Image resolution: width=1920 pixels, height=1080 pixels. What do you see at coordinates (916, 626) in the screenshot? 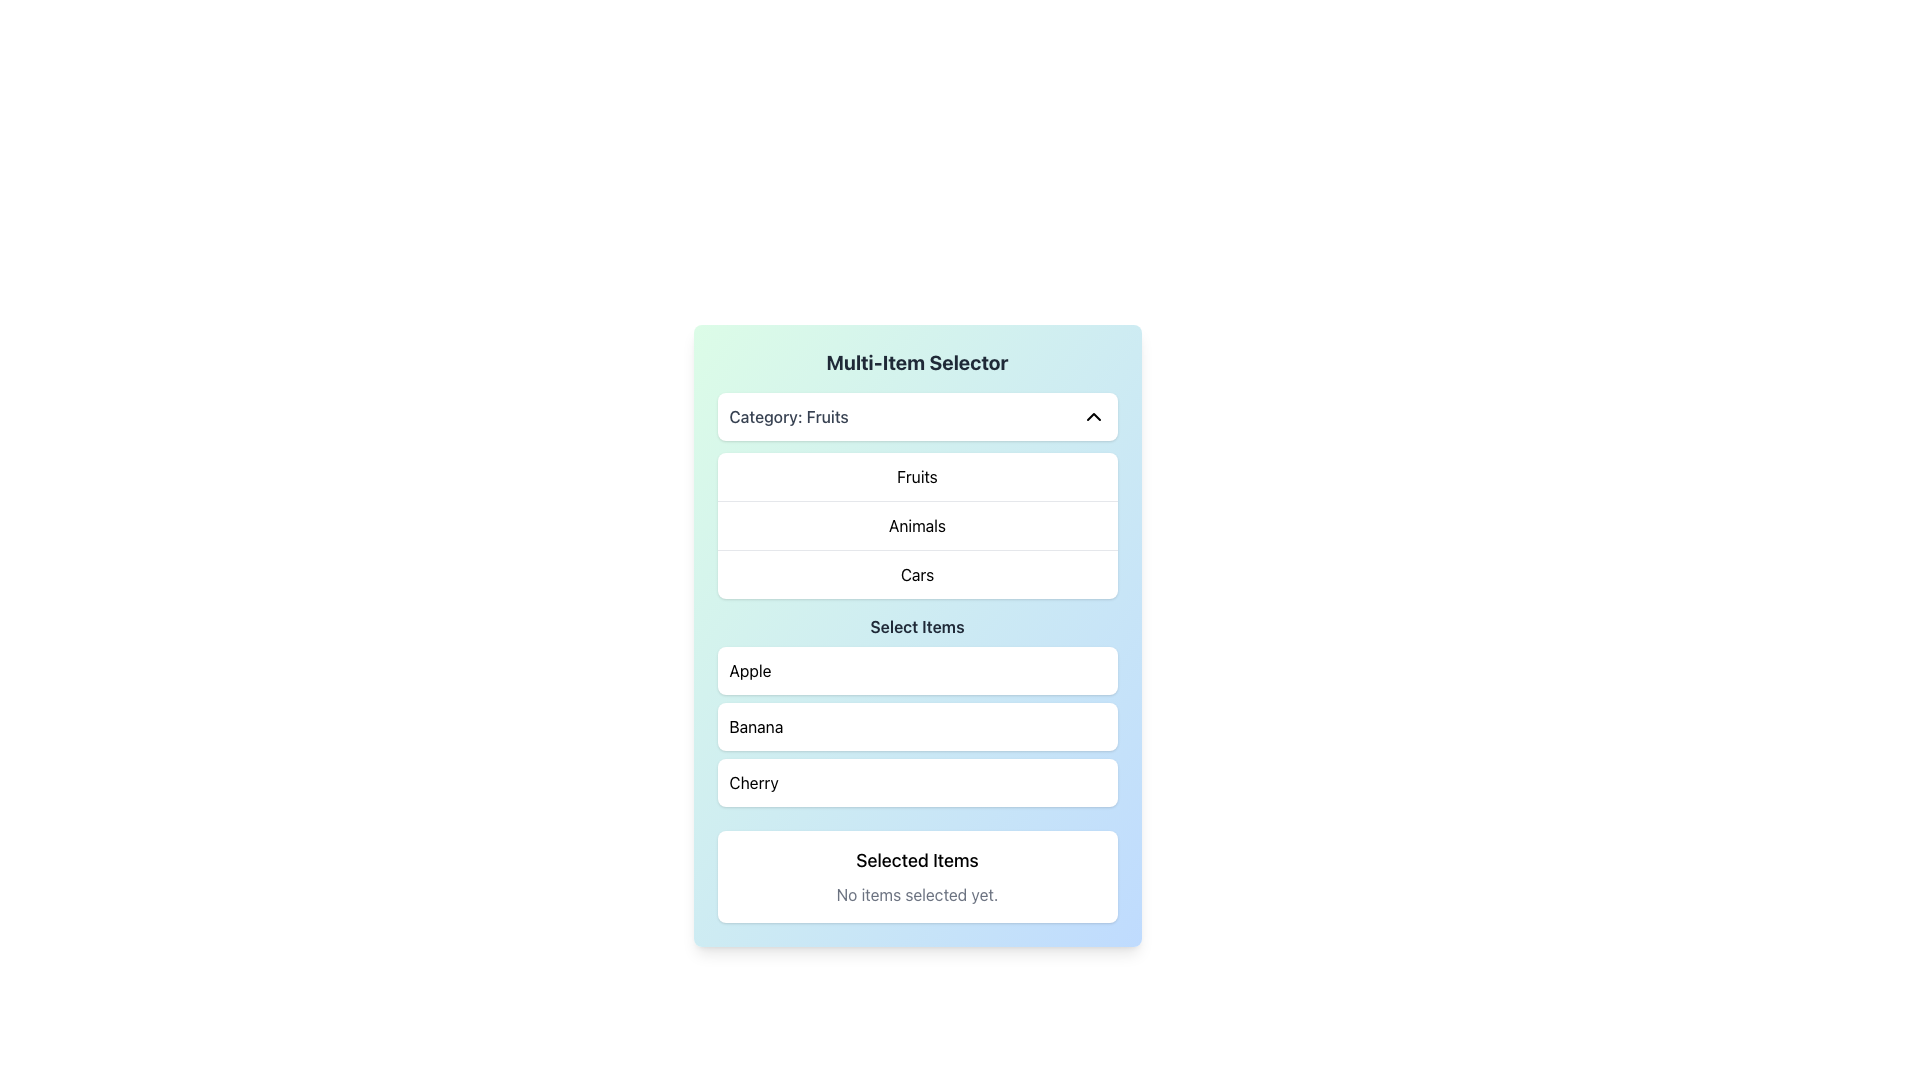
I see `the 'Select Items' label which is styled with bold font and dark gray color, located at the top of its section above the options 'Apple', 'Banana', and 'Cherry'` at bounding box center [916, 626].